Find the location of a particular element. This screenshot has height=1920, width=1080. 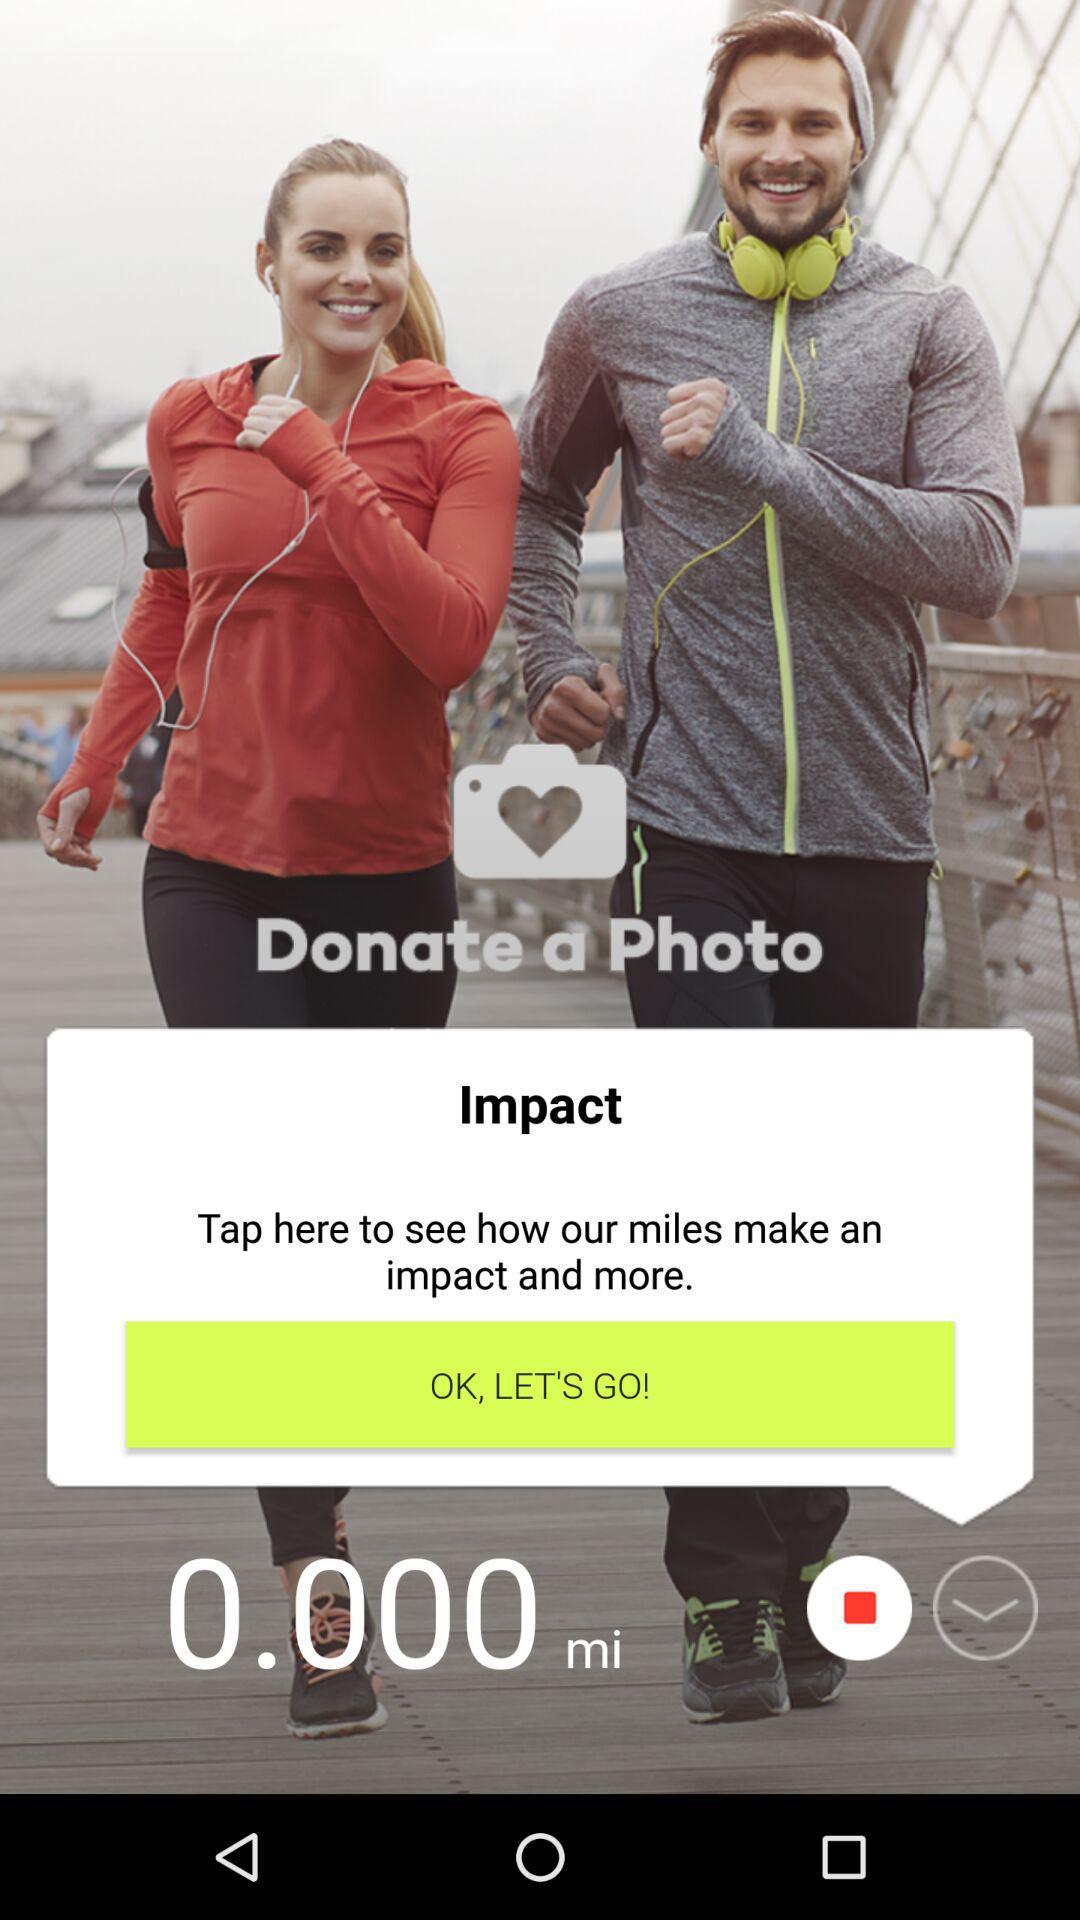

the expand_more icon is located at coordinates (984, 1608).